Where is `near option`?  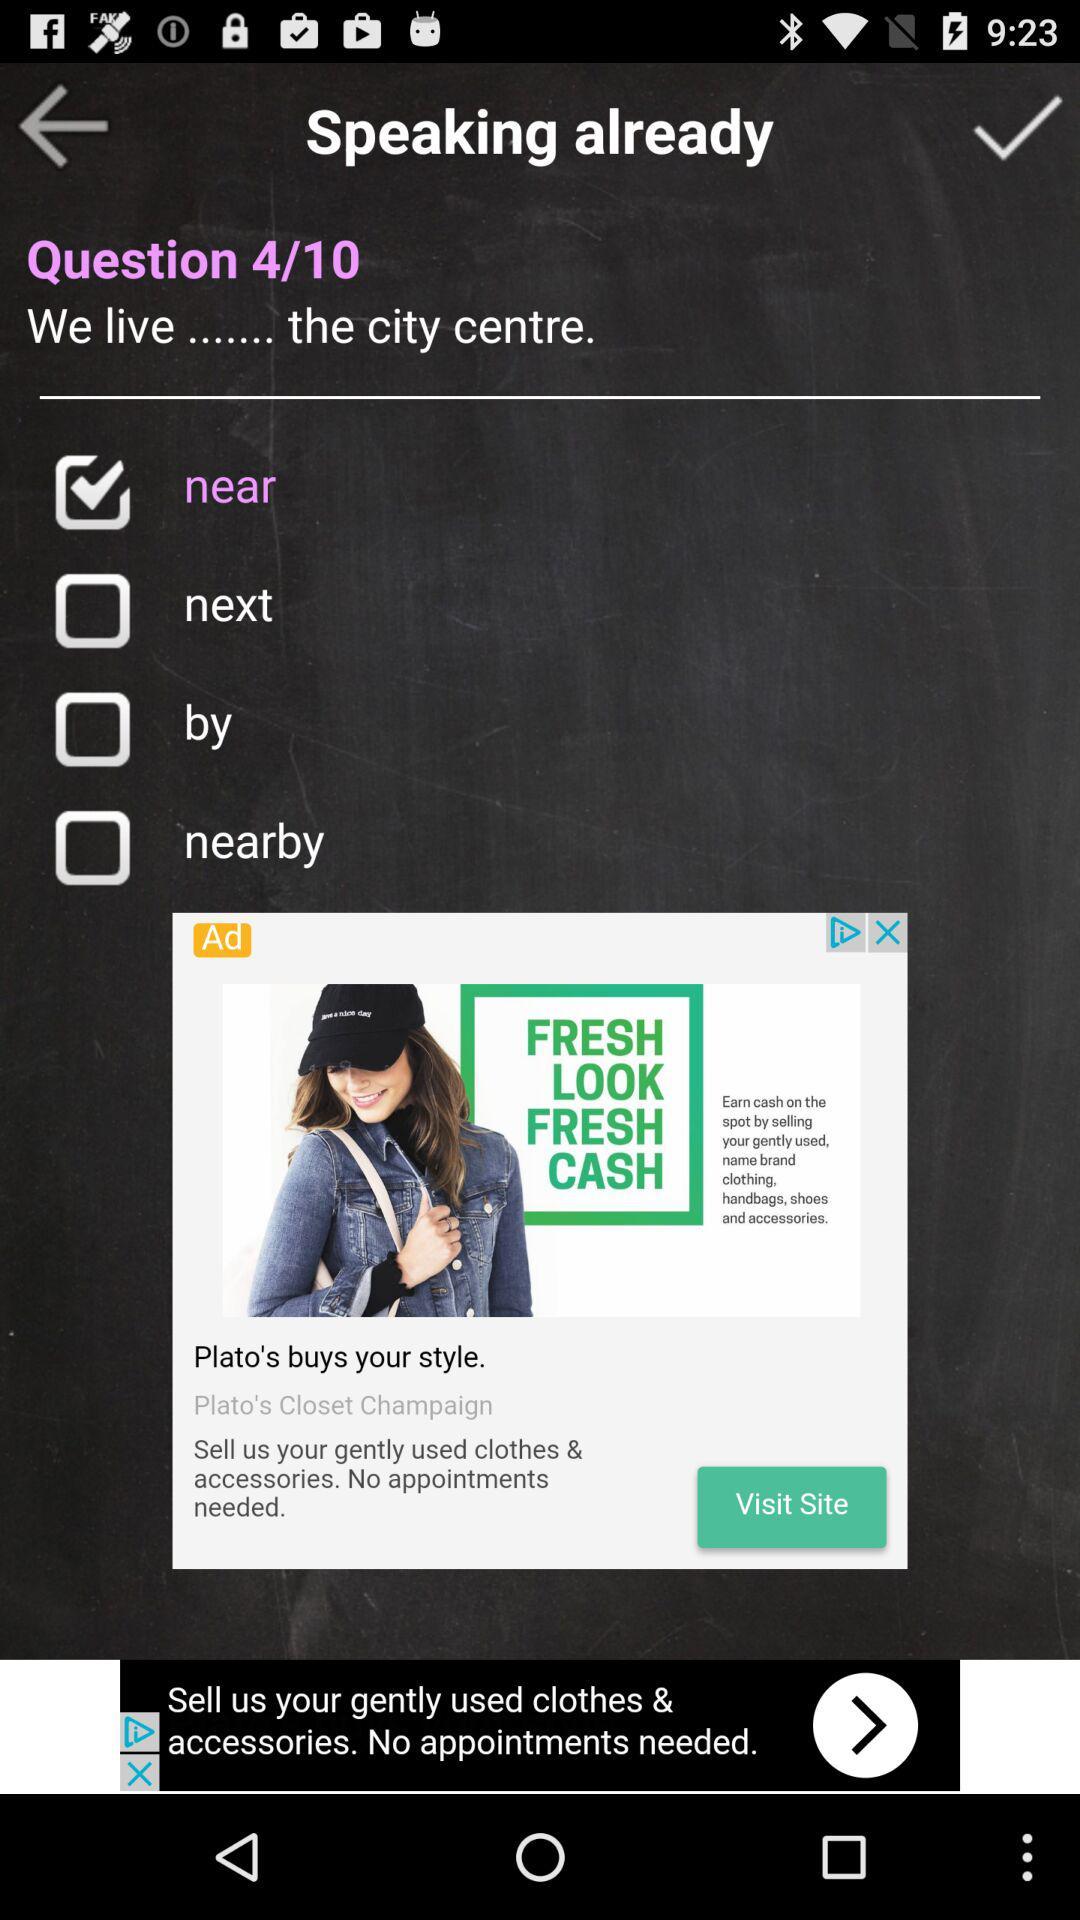
near option is located at coordinates (91, 491).